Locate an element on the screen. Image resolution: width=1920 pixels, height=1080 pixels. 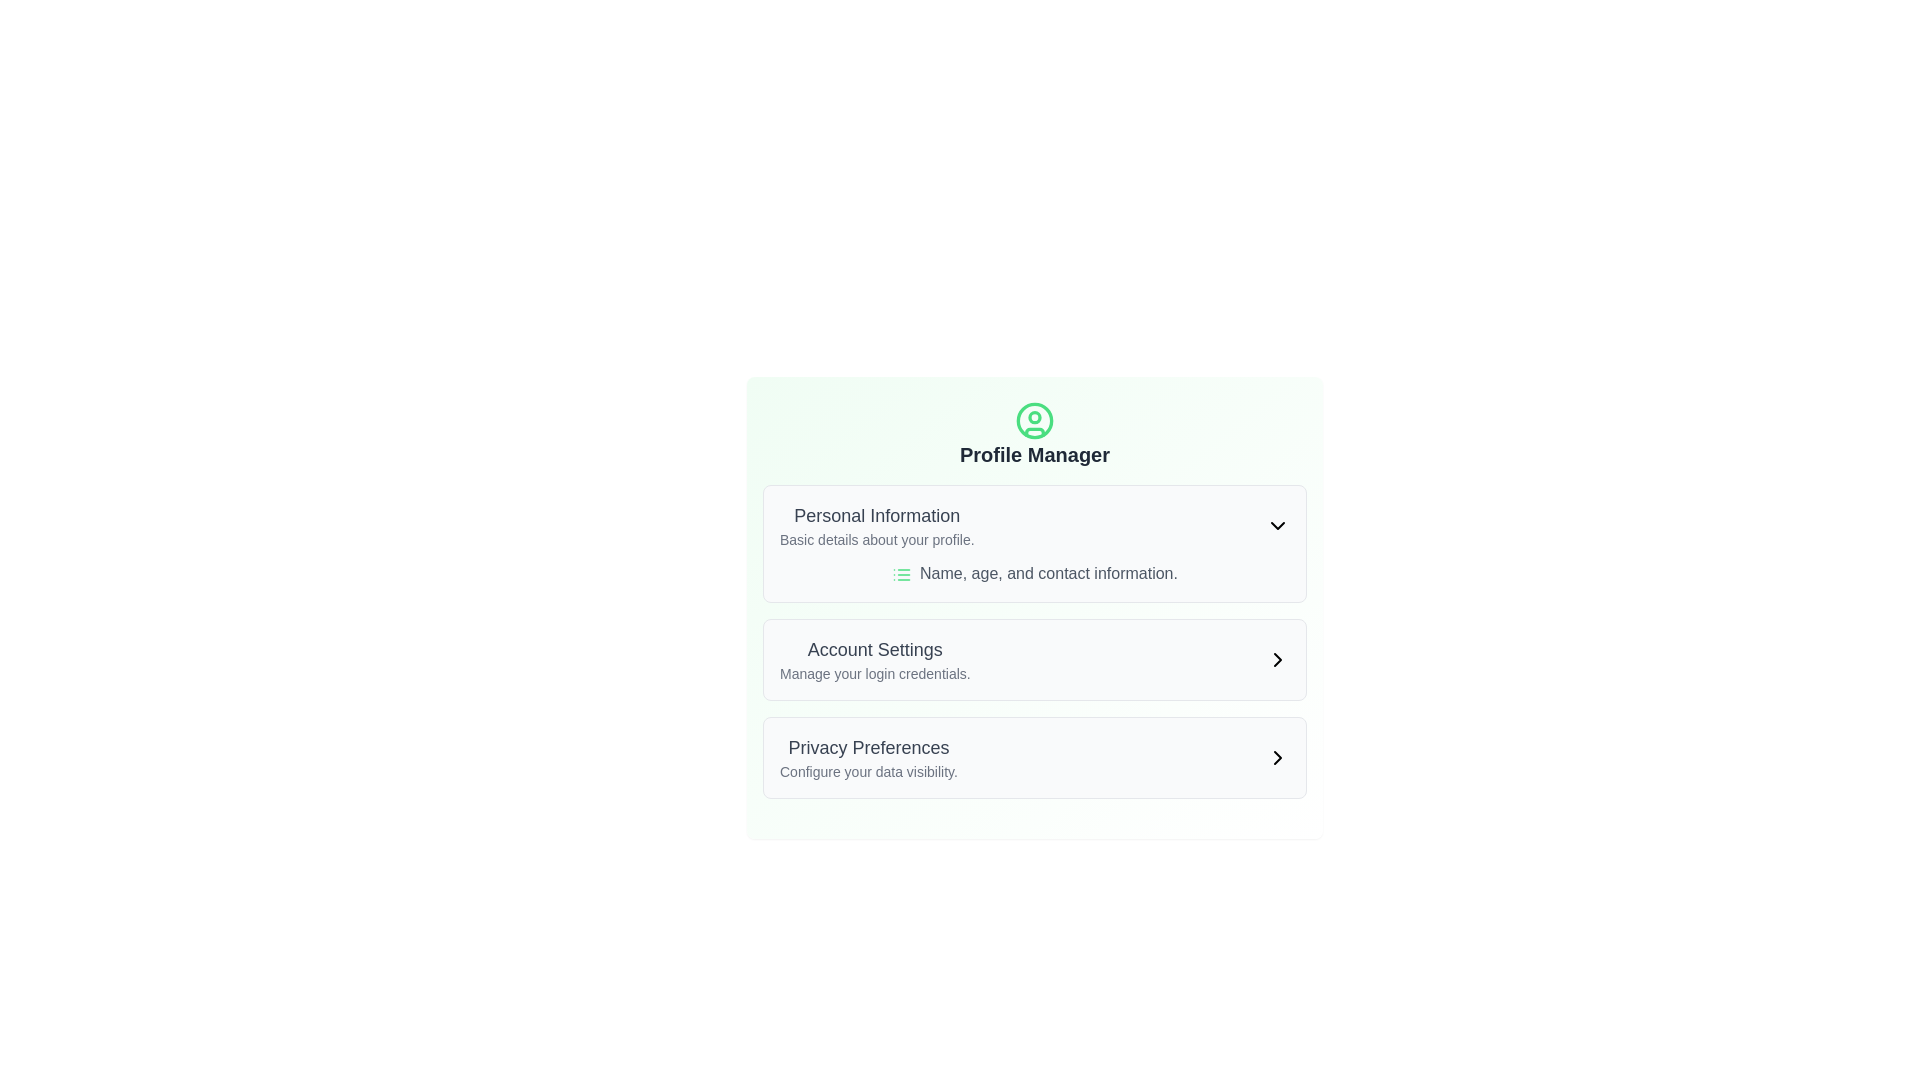
the navigation indicator icon located to the right side of the 'Account Settings' section is located at coordinates (1276, 659).